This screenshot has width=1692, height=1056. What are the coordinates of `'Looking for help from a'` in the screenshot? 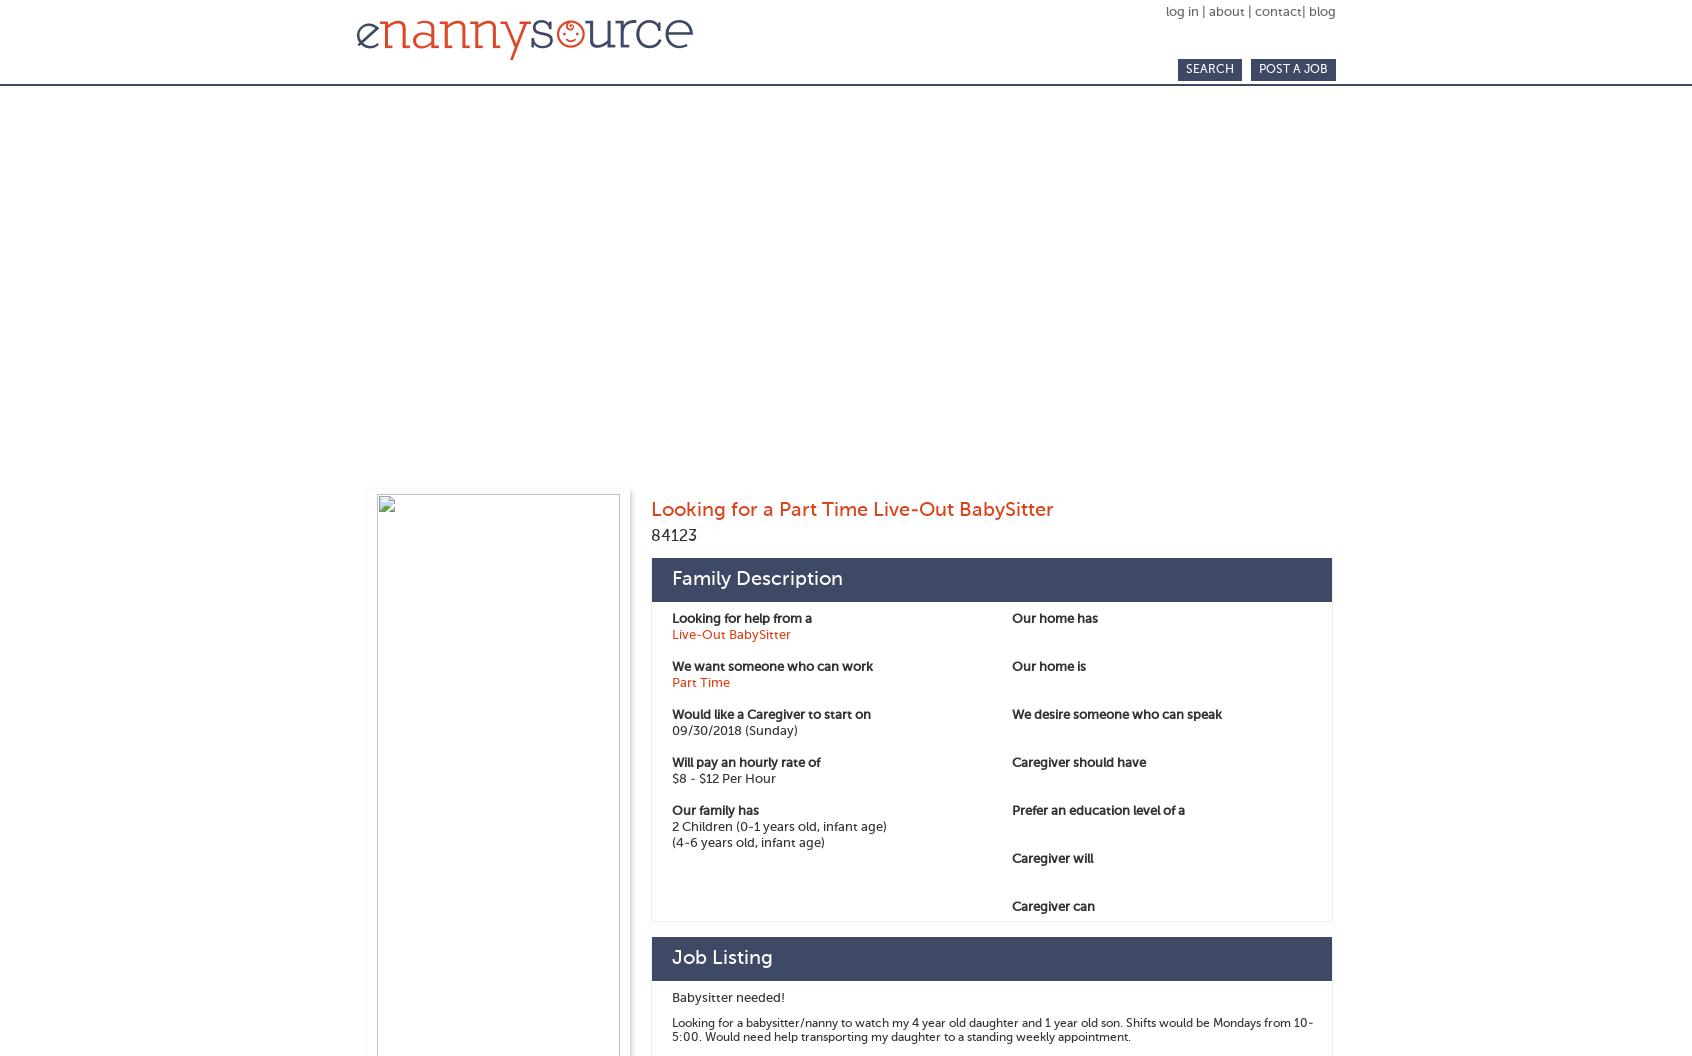 It's located at (740, 618).